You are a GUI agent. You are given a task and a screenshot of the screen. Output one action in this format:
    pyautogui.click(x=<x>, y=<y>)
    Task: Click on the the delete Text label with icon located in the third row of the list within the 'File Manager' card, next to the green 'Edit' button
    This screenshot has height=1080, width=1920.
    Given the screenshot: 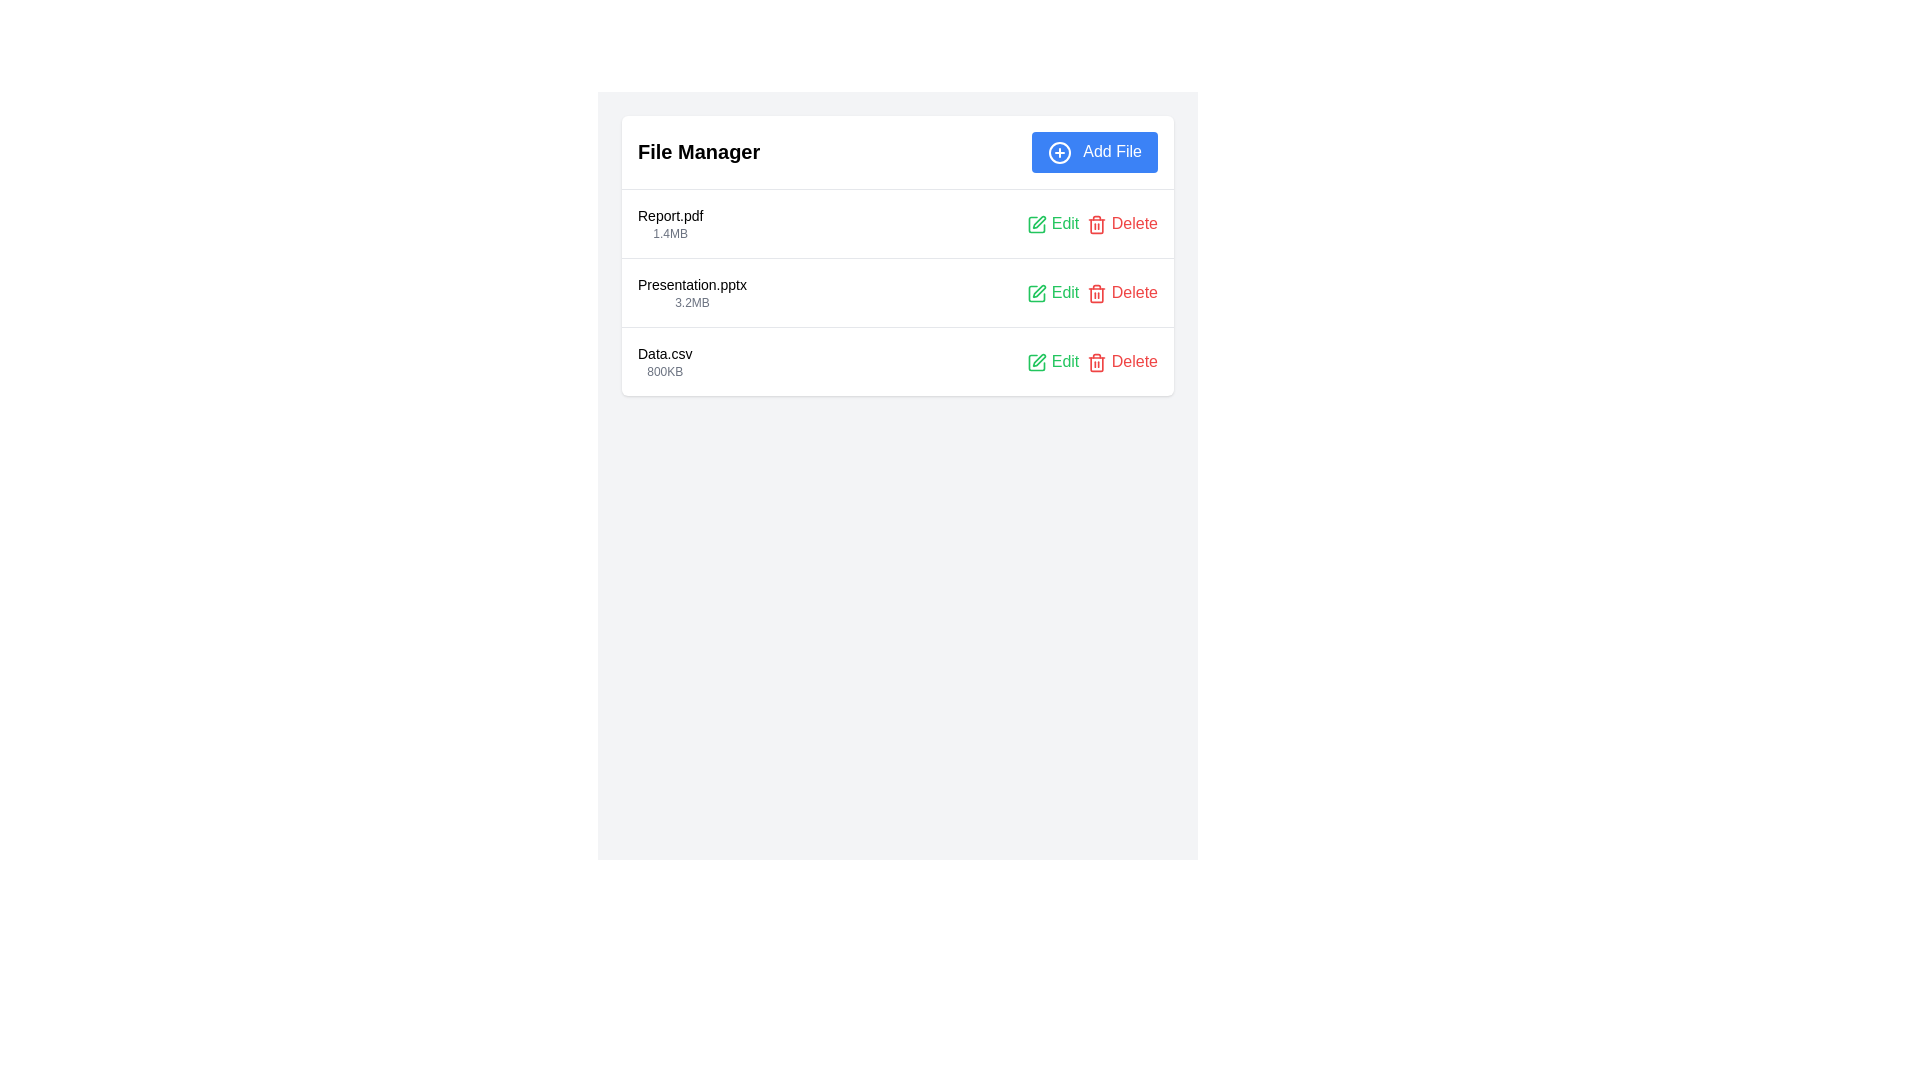 What is the action you would take?
    pyautogui.click(x=1122, y=361)
    